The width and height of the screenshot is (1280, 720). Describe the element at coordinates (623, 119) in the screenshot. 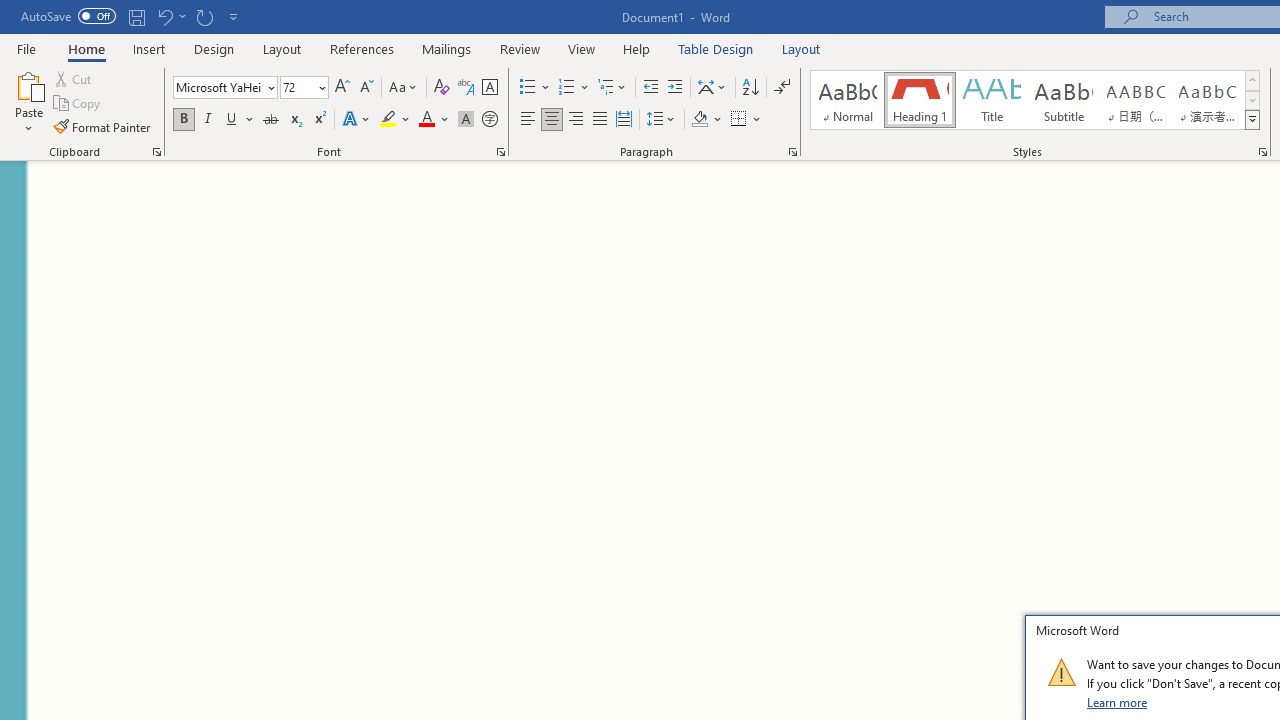

I see `'Distributed'` at that location.